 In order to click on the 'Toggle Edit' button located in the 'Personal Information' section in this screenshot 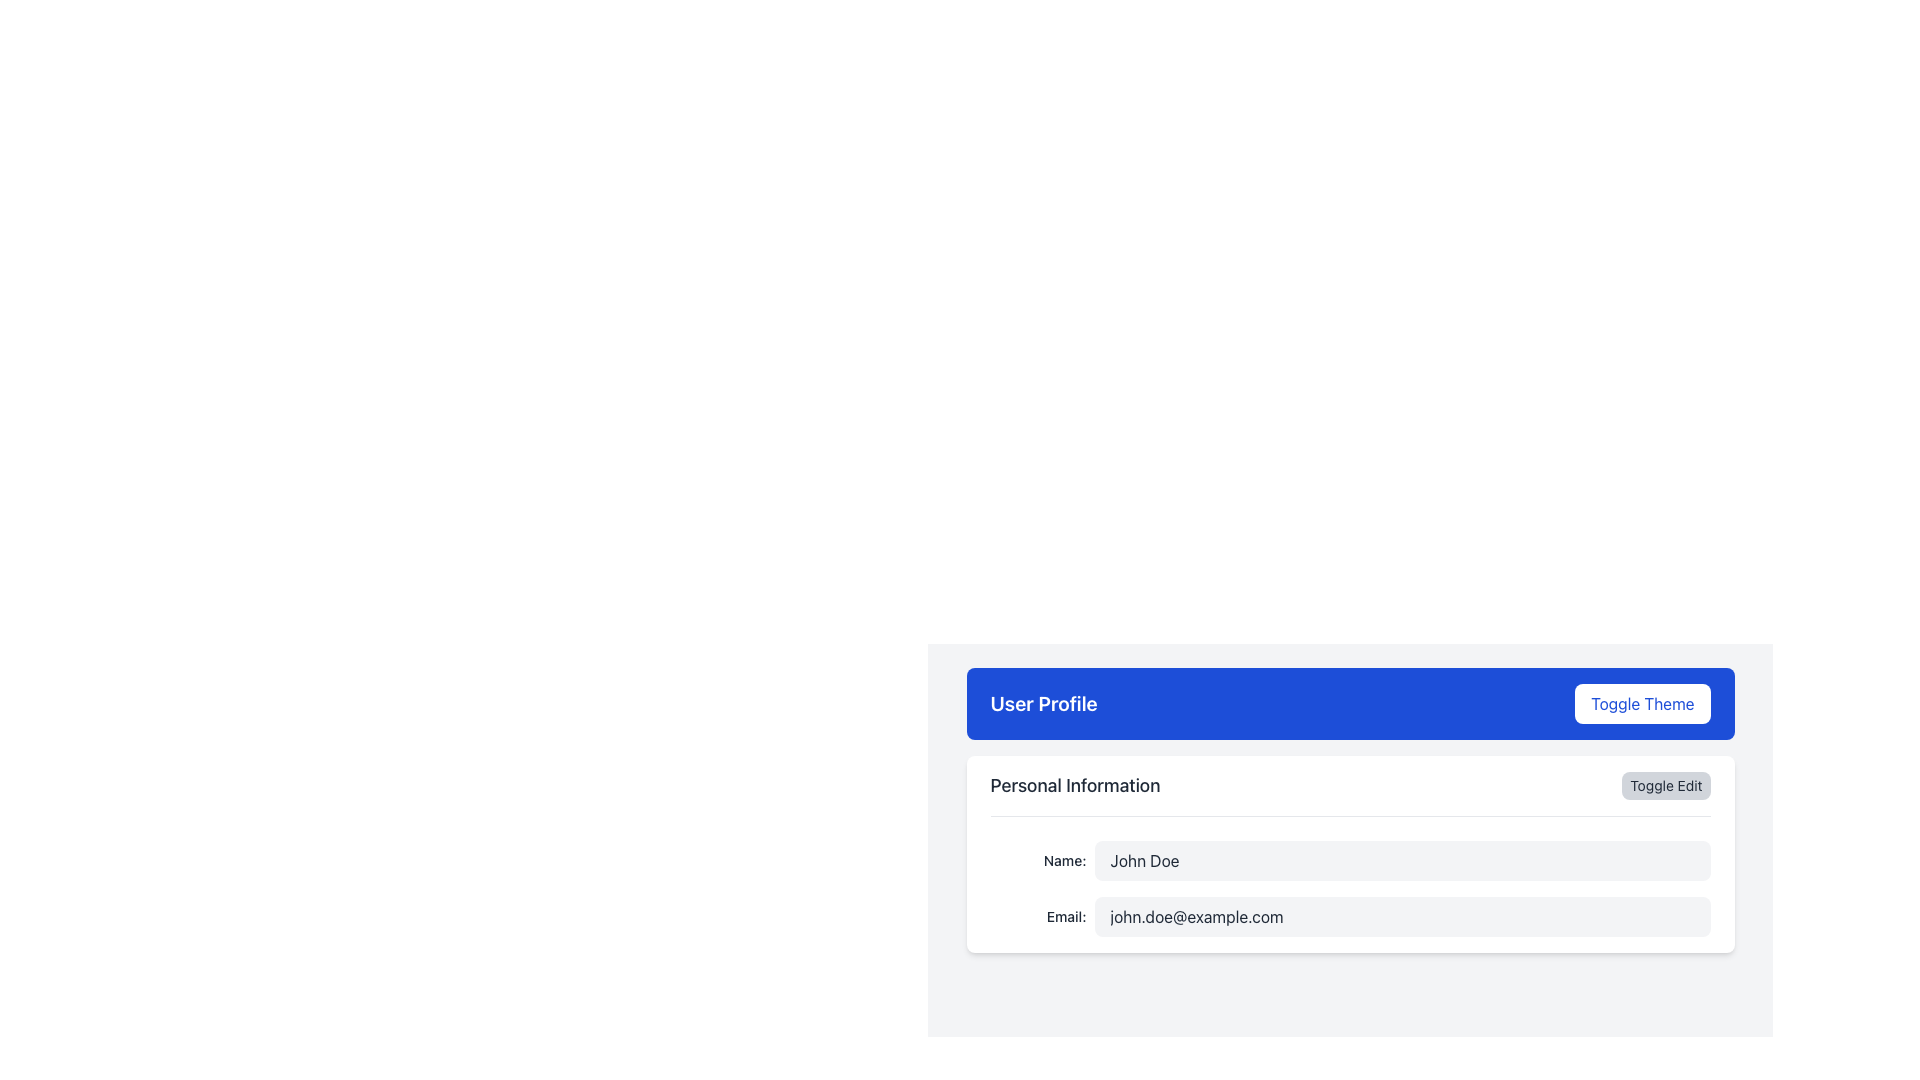, I will do `click(1666, 785)`.